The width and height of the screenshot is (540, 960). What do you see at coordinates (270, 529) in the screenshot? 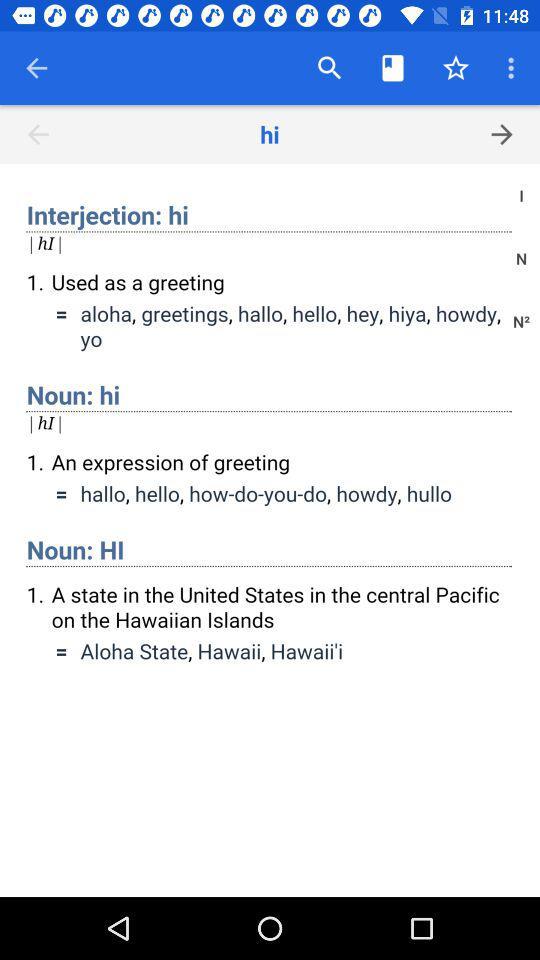
I see `information about the searched word` at bounding box center [270, 529].